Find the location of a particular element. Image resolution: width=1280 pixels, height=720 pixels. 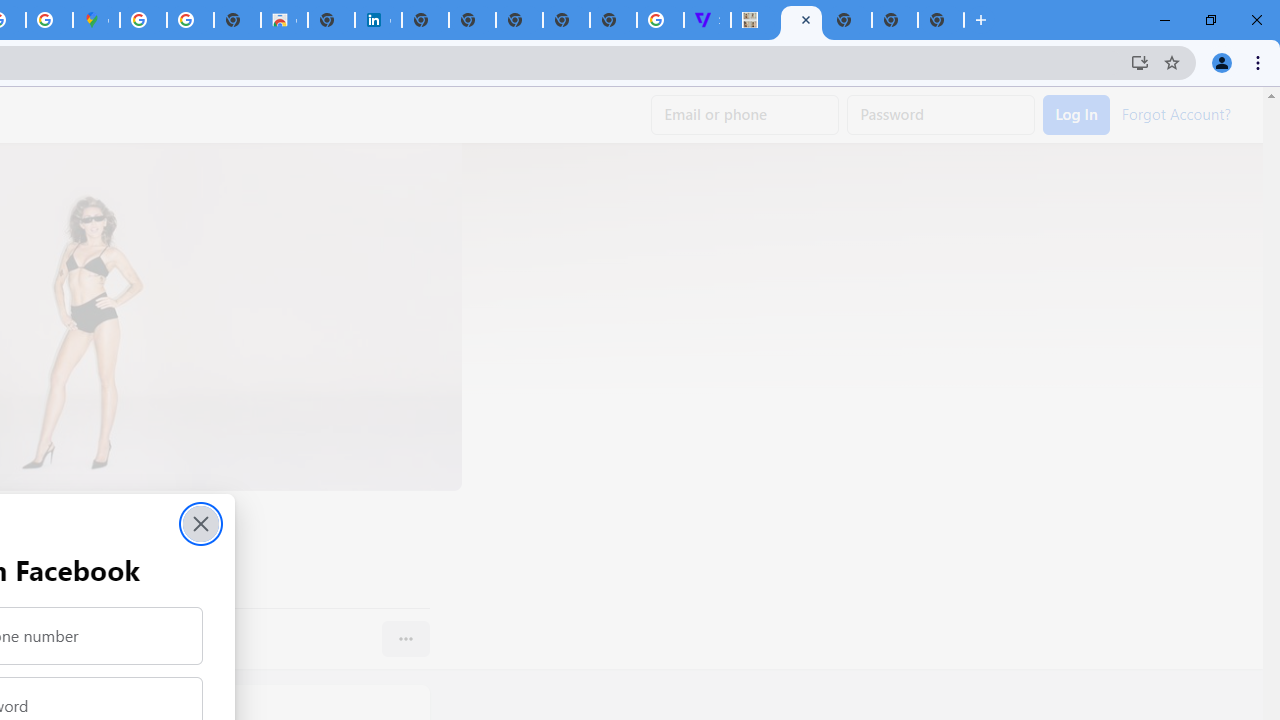

'Email or phone' is located at coordinates (744, 115).